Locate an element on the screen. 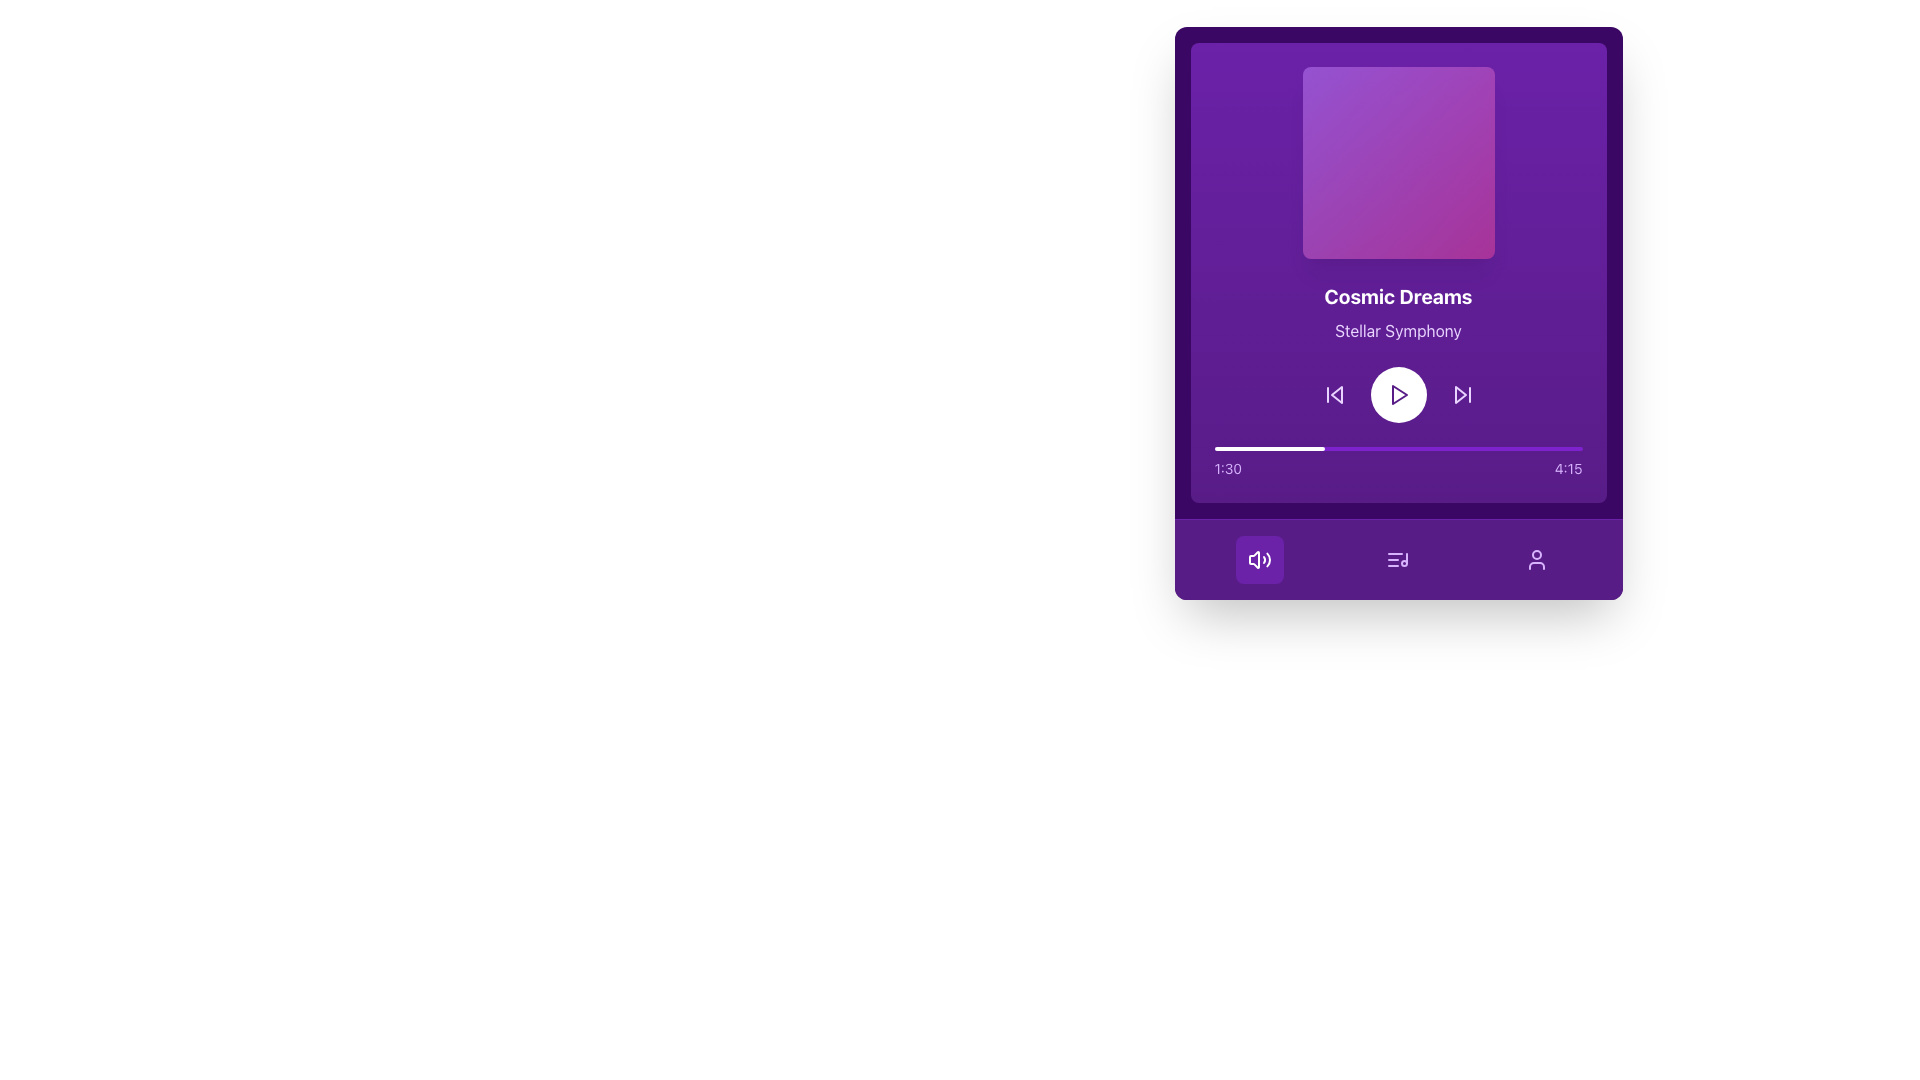  playback time is located at coordinates (1539, 447).